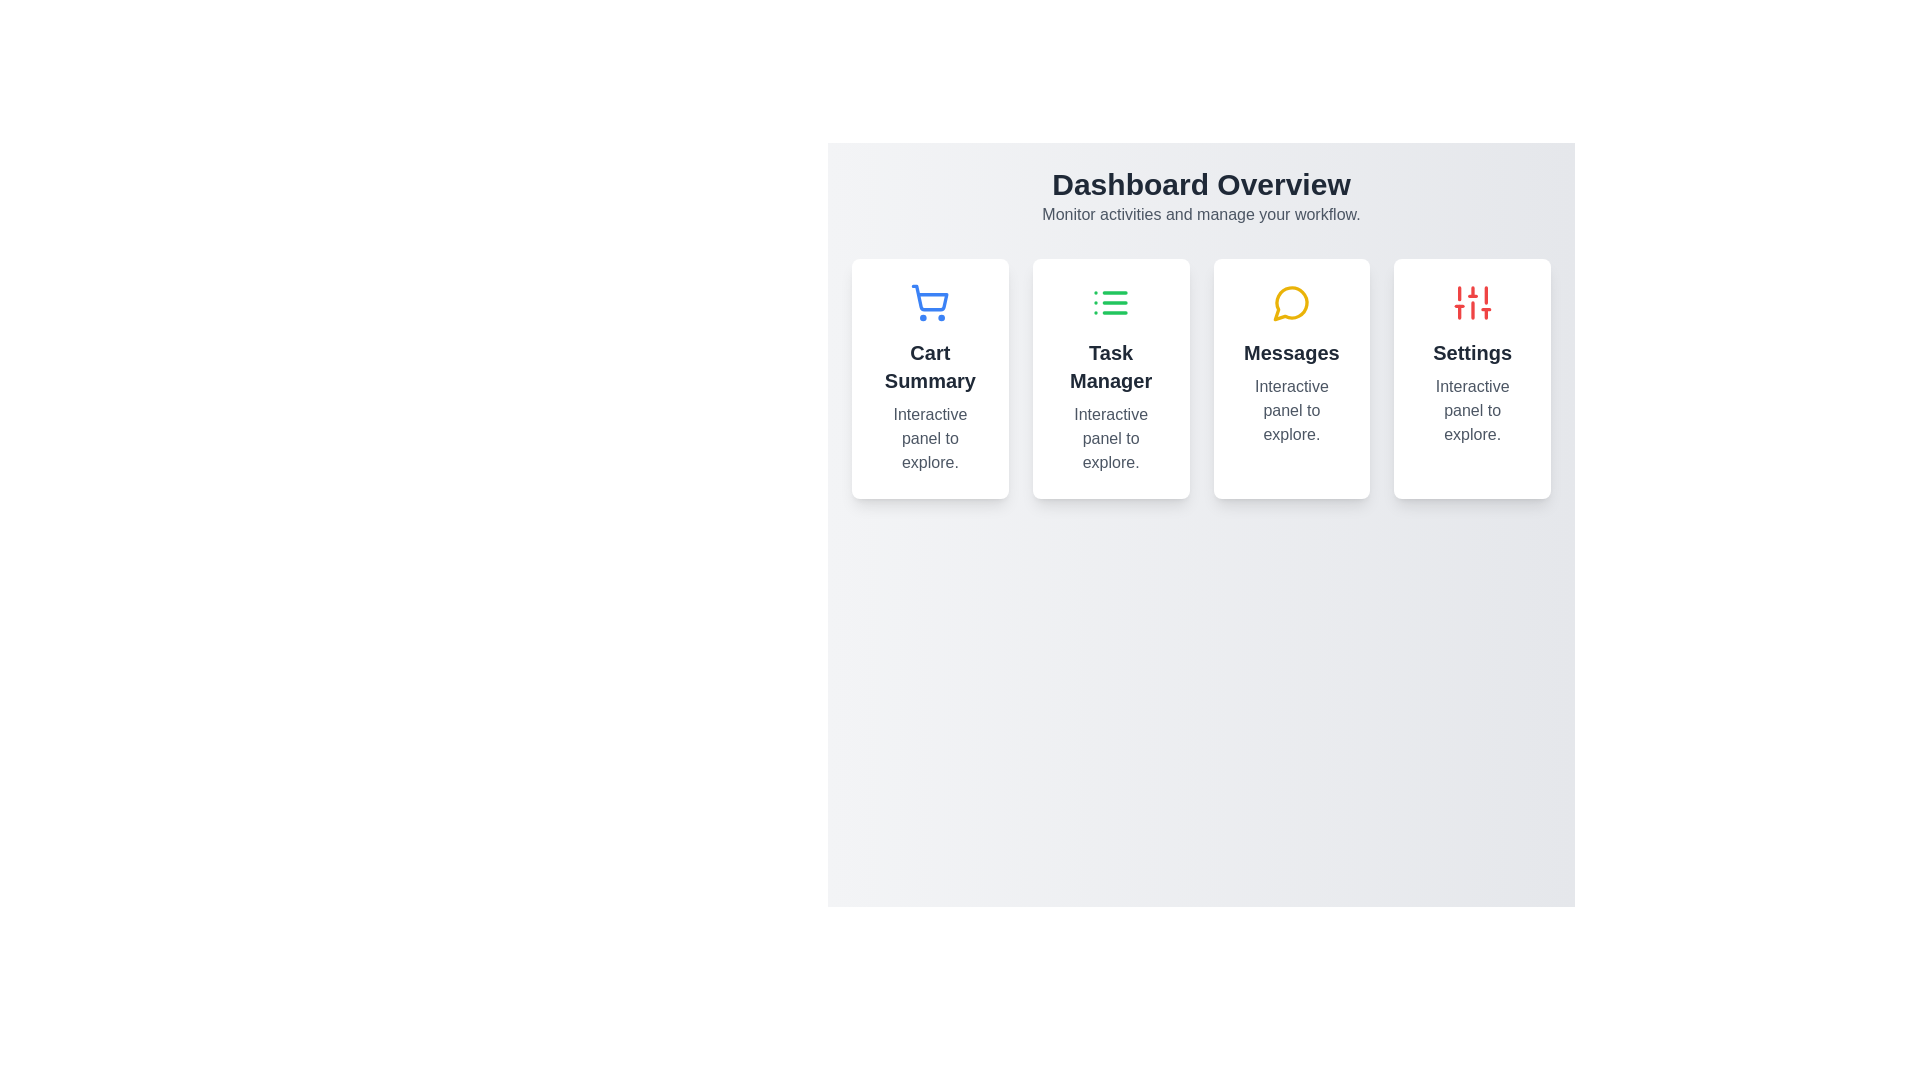  What do you see at coordinates (1472, 352) in the screenshot?
I see `the text element displaying the word 'Settings' in bold style, located within a card UI element, positioned below a set of icons` at bounding box center [1472, 352].